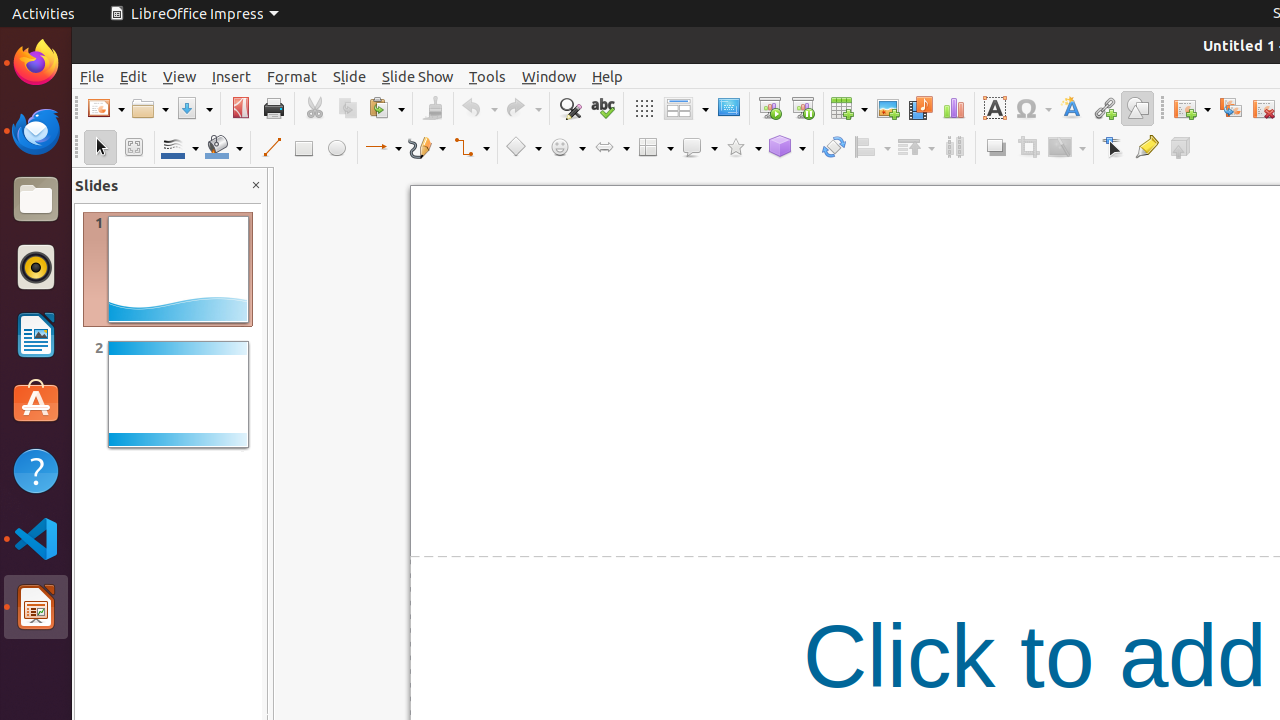  Describe the element at coordinates (994, 108) in the screenshot. I see `'Text Box'` at that location.